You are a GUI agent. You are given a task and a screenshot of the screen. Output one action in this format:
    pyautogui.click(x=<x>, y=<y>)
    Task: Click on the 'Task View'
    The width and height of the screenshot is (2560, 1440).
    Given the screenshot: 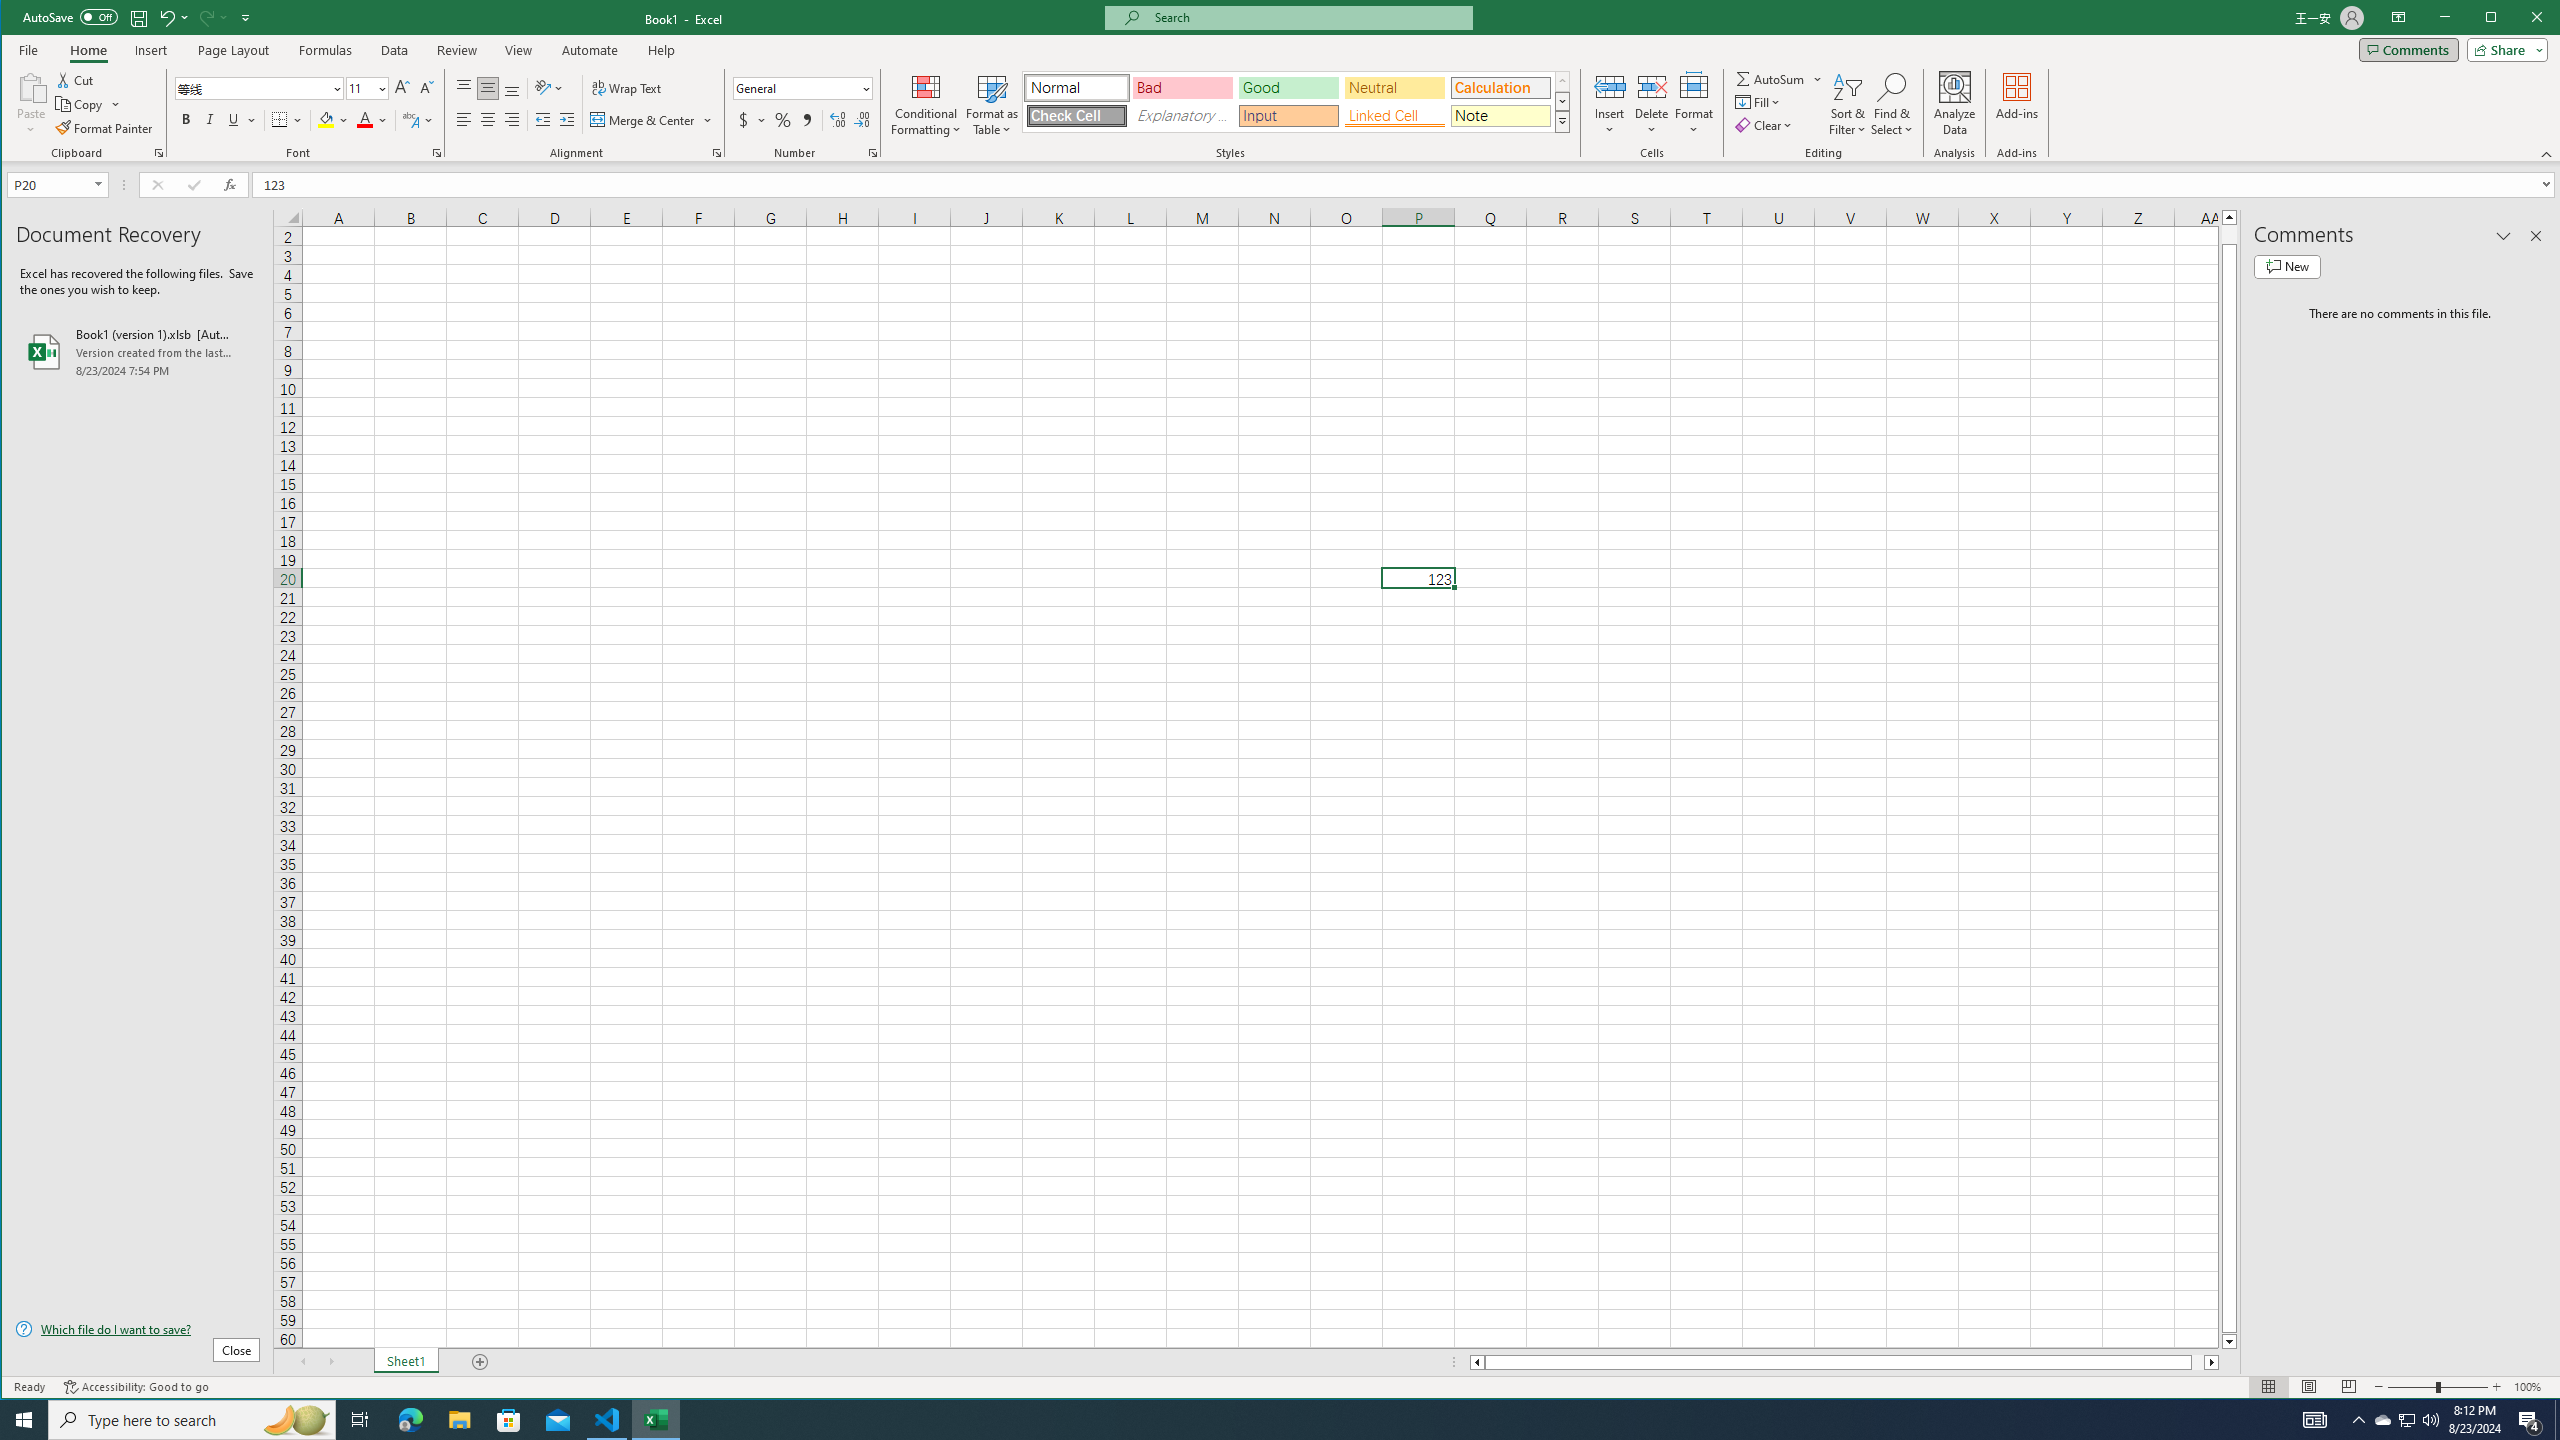 What is the action you would take?
    pyautogui.click(x=358, y=1418)
    